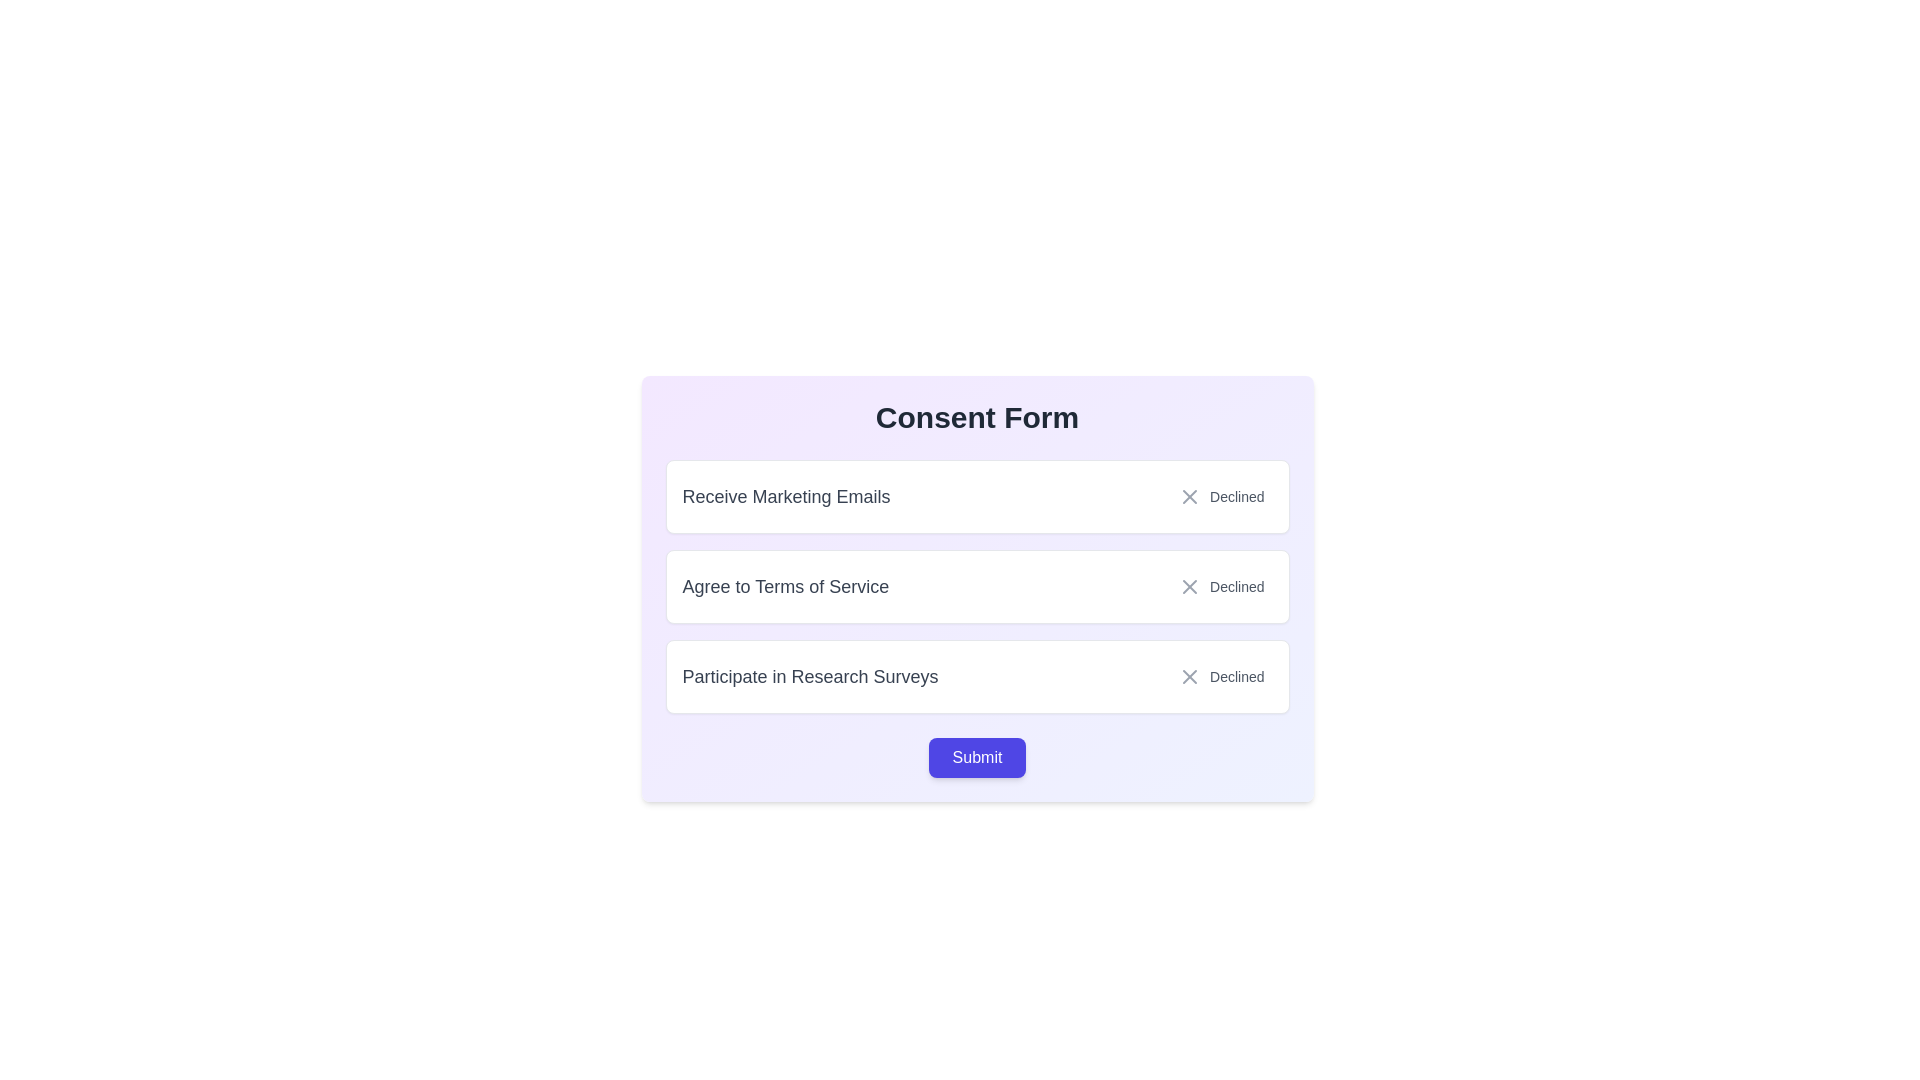  I want to click on the 'Declined' button in the Interactive option block of the Consent Form, so click(977, 588).